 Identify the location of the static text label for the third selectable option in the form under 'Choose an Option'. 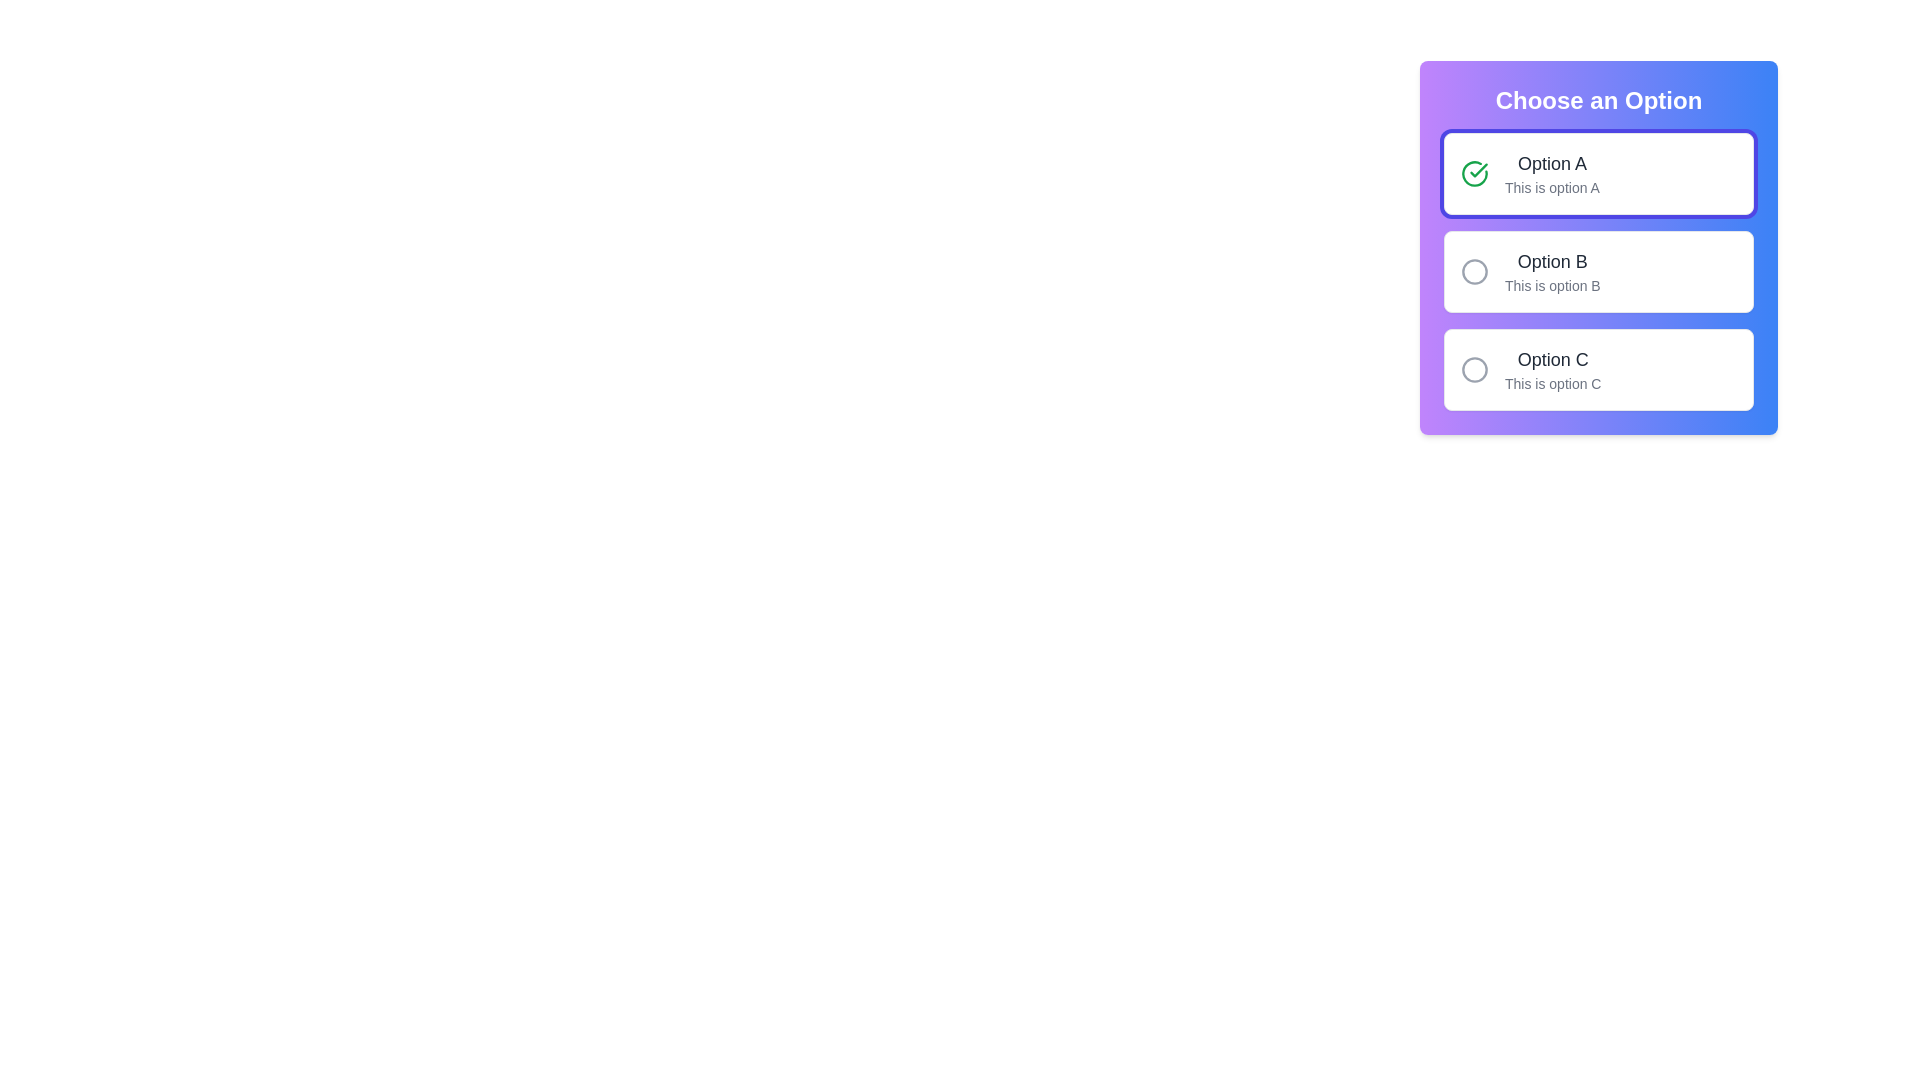
(1552, 358).